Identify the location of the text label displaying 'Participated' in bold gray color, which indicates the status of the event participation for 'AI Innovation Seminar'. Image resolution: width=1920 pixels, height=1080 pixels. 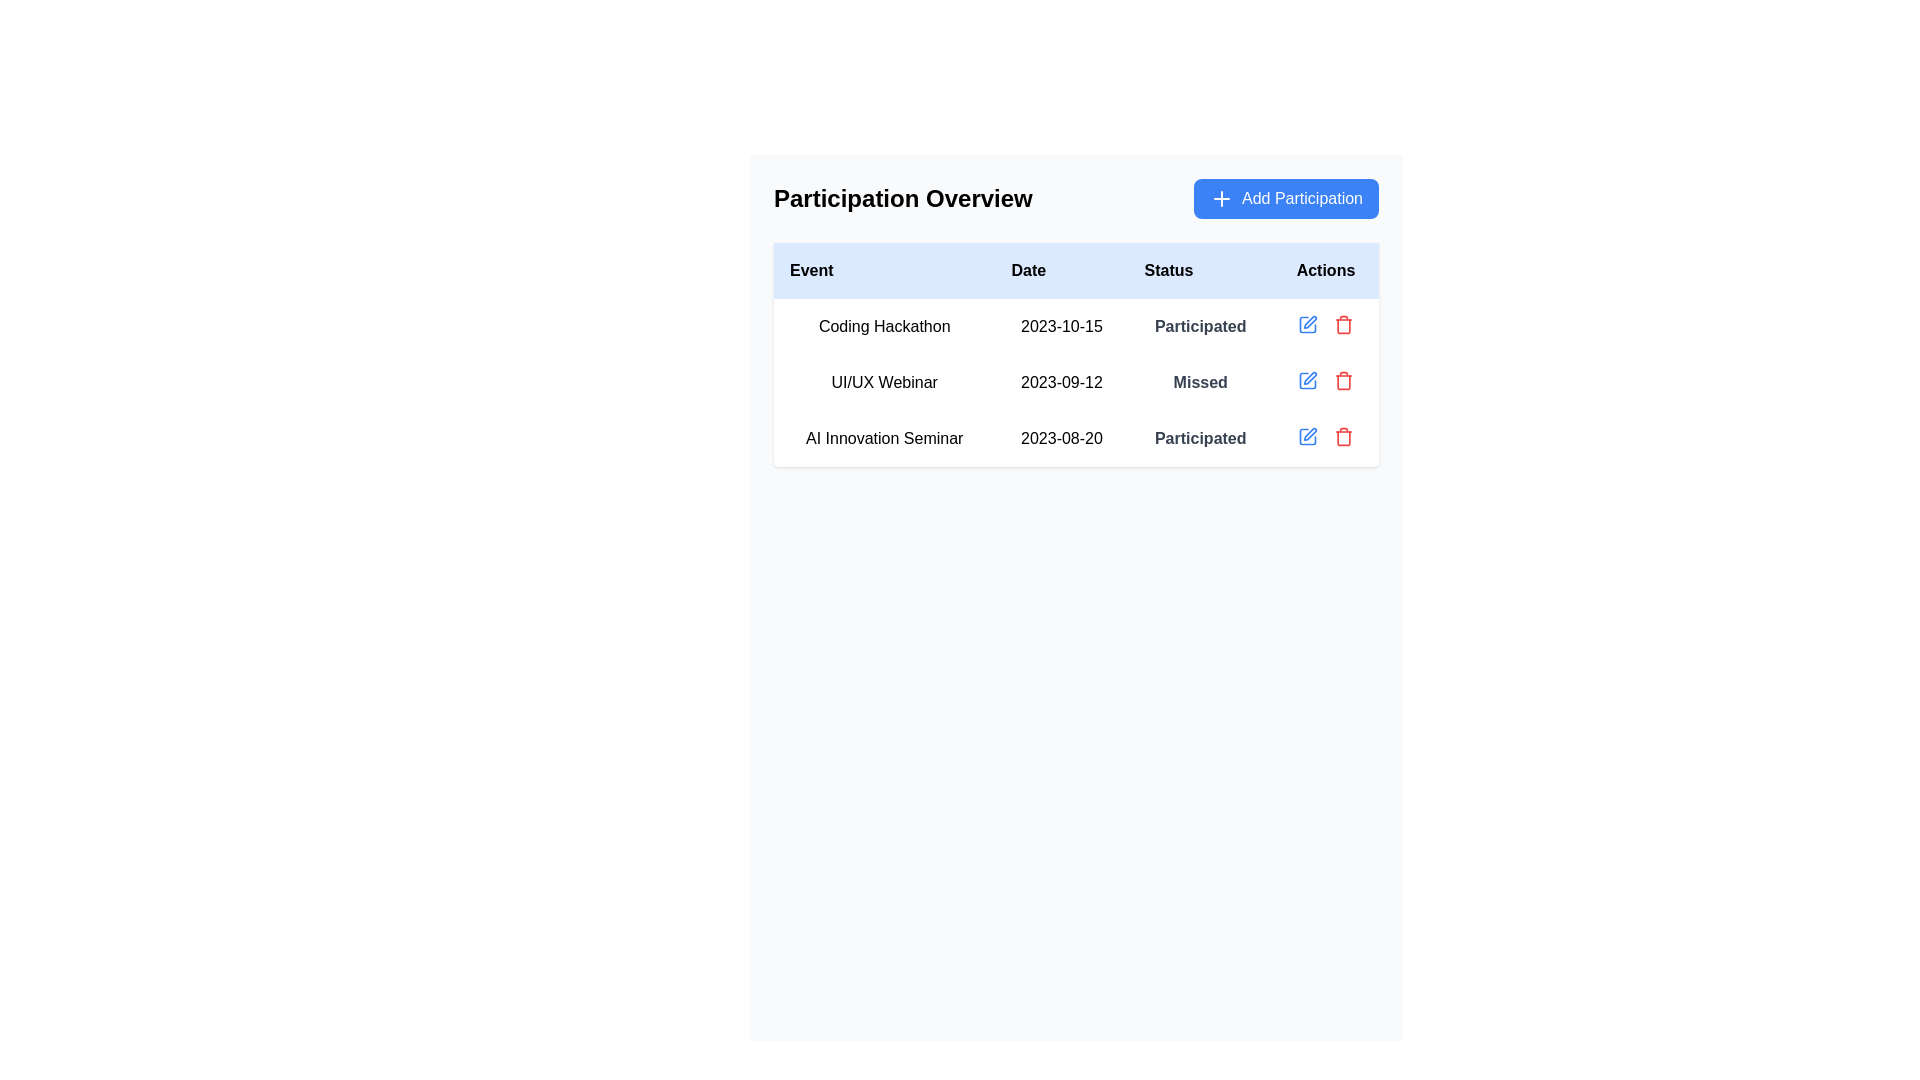
(1200, 438).